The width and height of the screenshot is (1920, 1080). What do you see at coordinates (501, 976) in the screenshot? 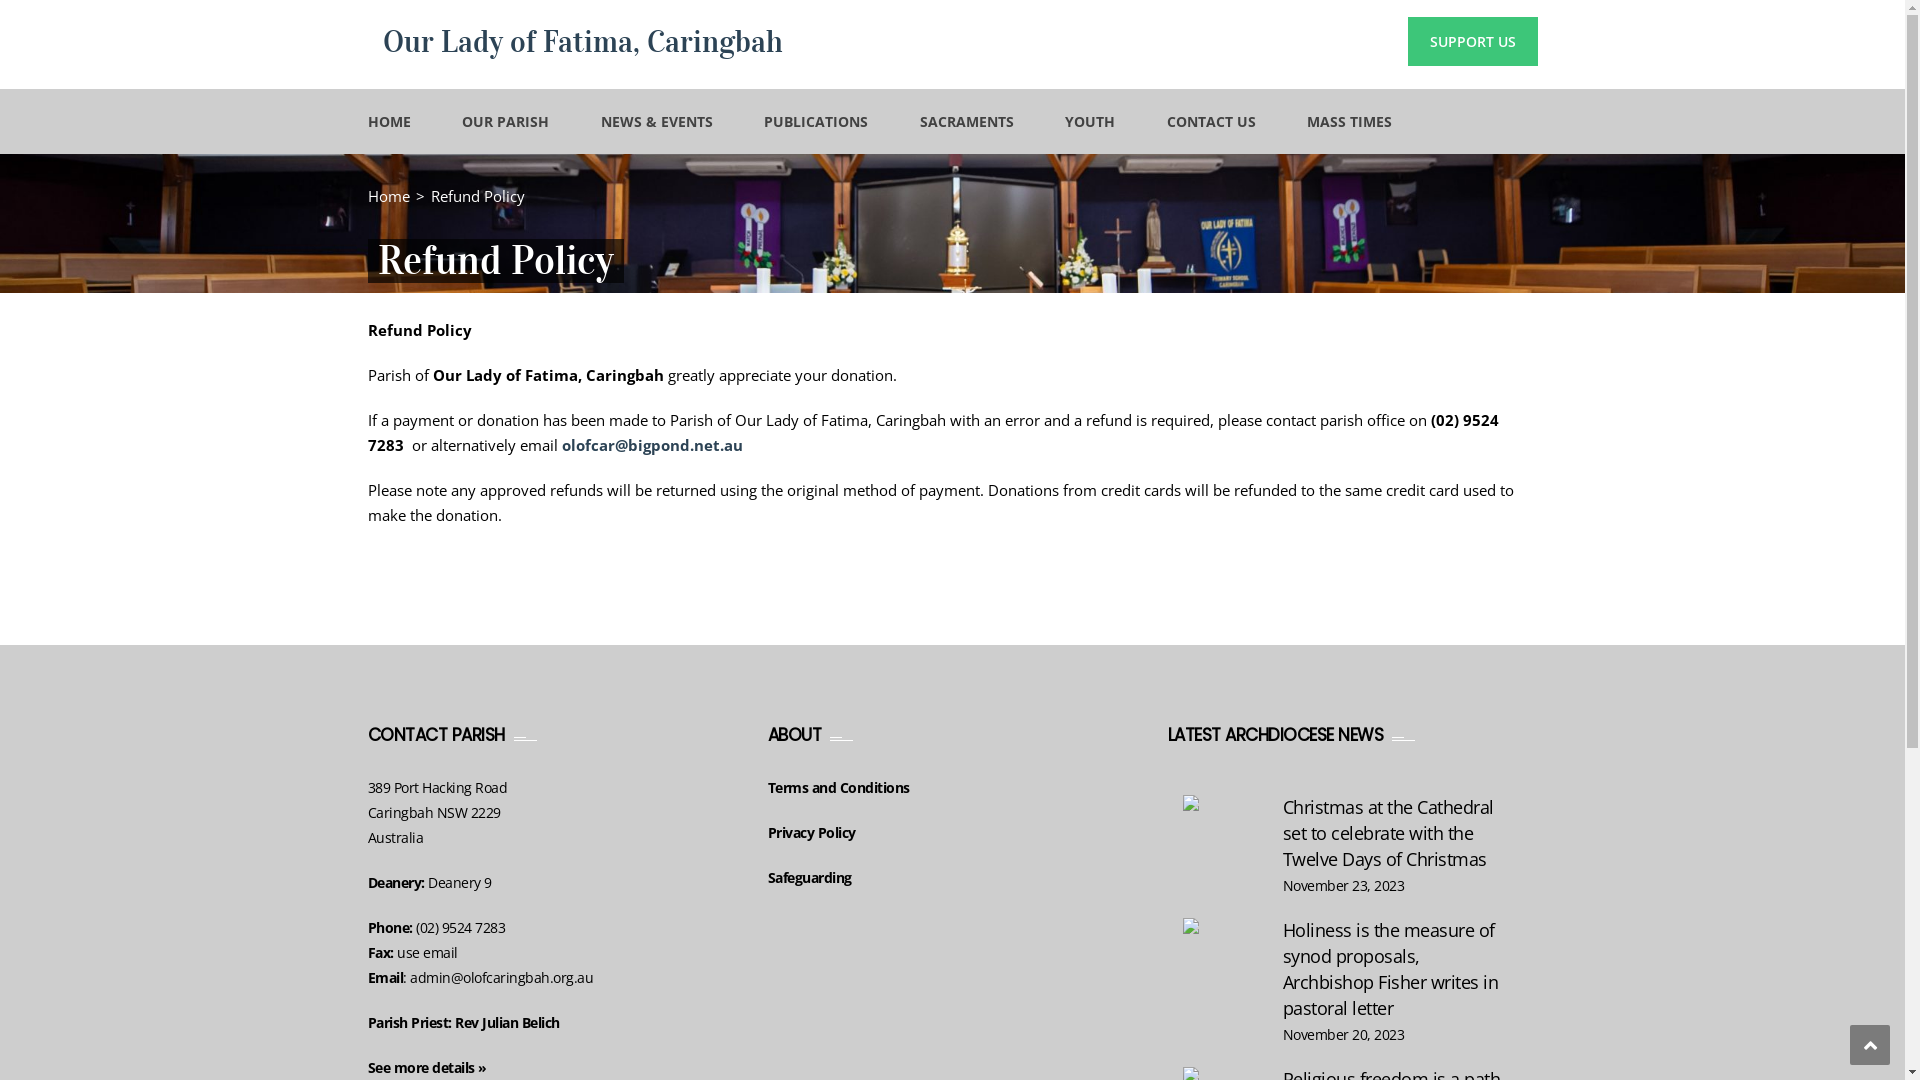
I see `'admin@olofcaringbah.org.au'` at bounding box center [501, 976].